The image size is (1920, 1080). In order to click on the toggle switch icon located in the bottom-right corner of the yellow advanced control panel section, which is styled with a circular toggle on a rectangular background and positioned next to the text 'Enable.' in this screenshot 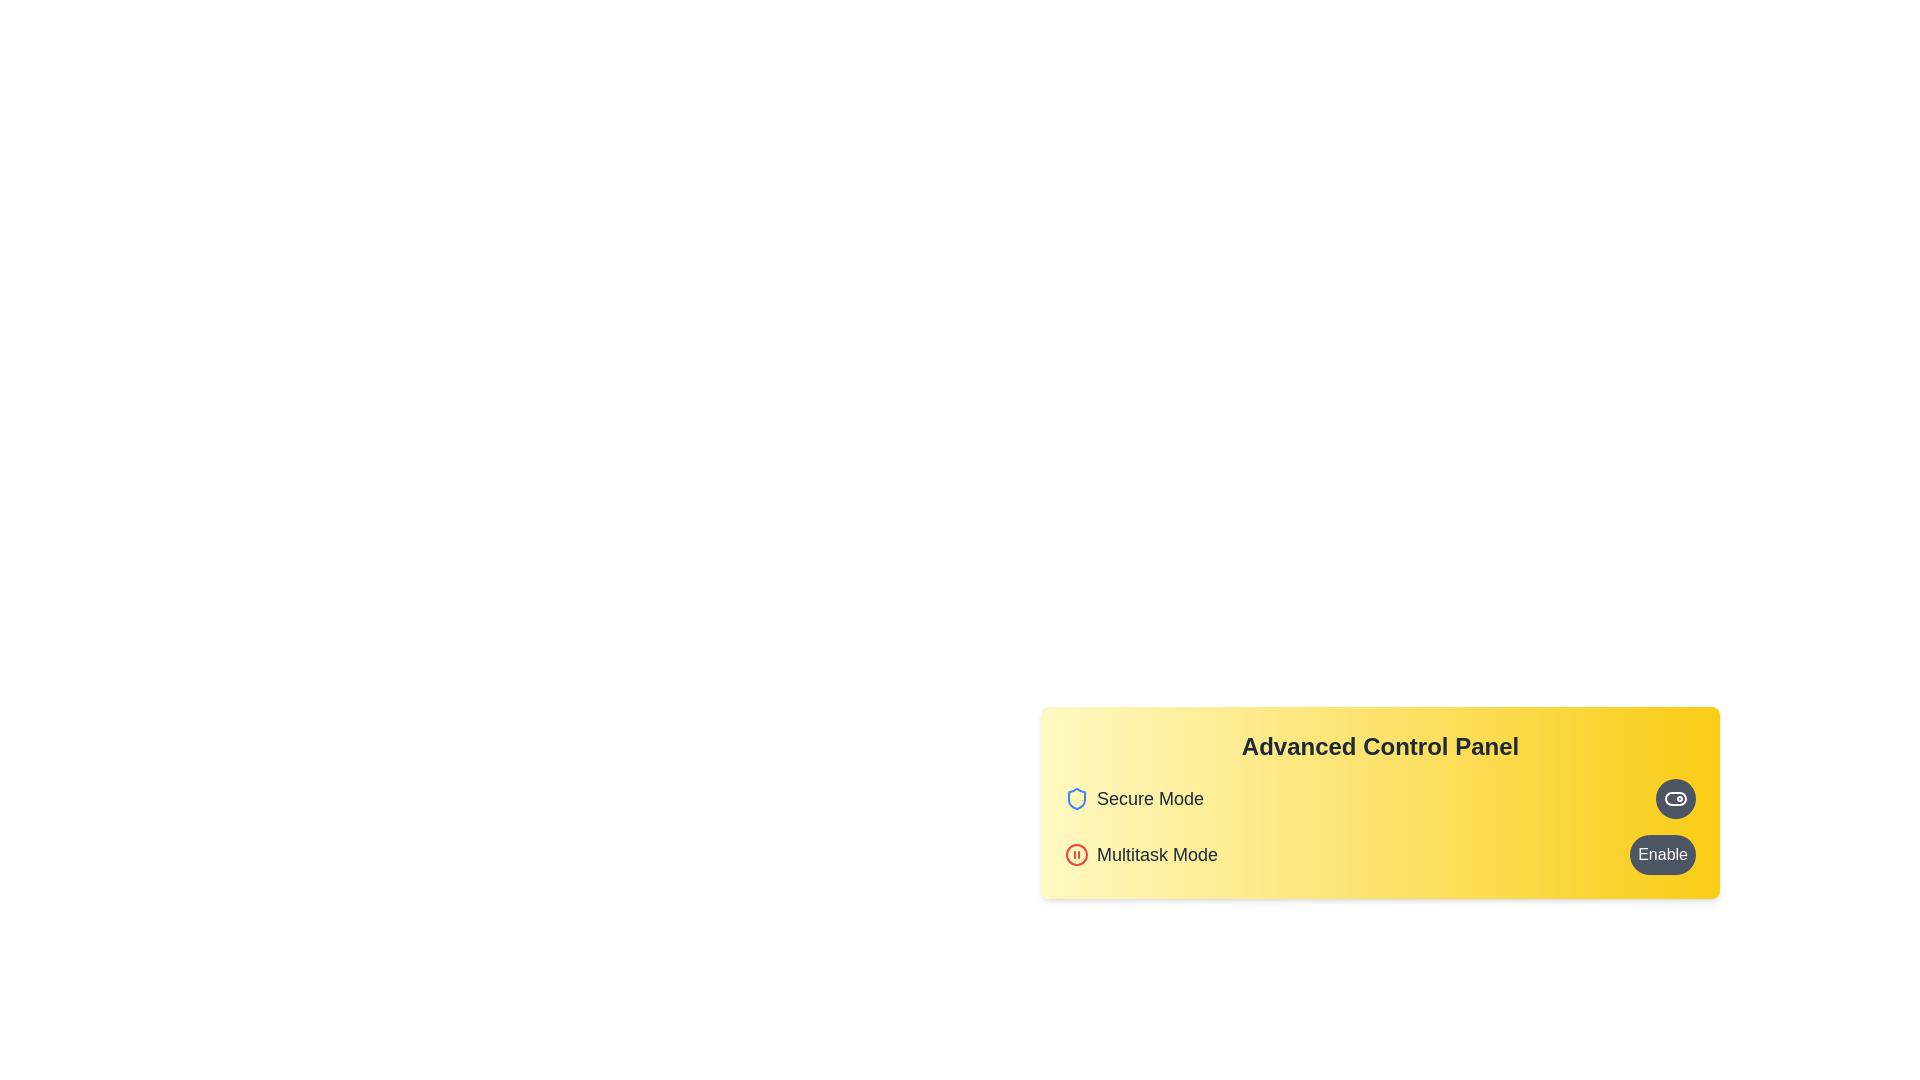, I will do `click(1675, 797)`.